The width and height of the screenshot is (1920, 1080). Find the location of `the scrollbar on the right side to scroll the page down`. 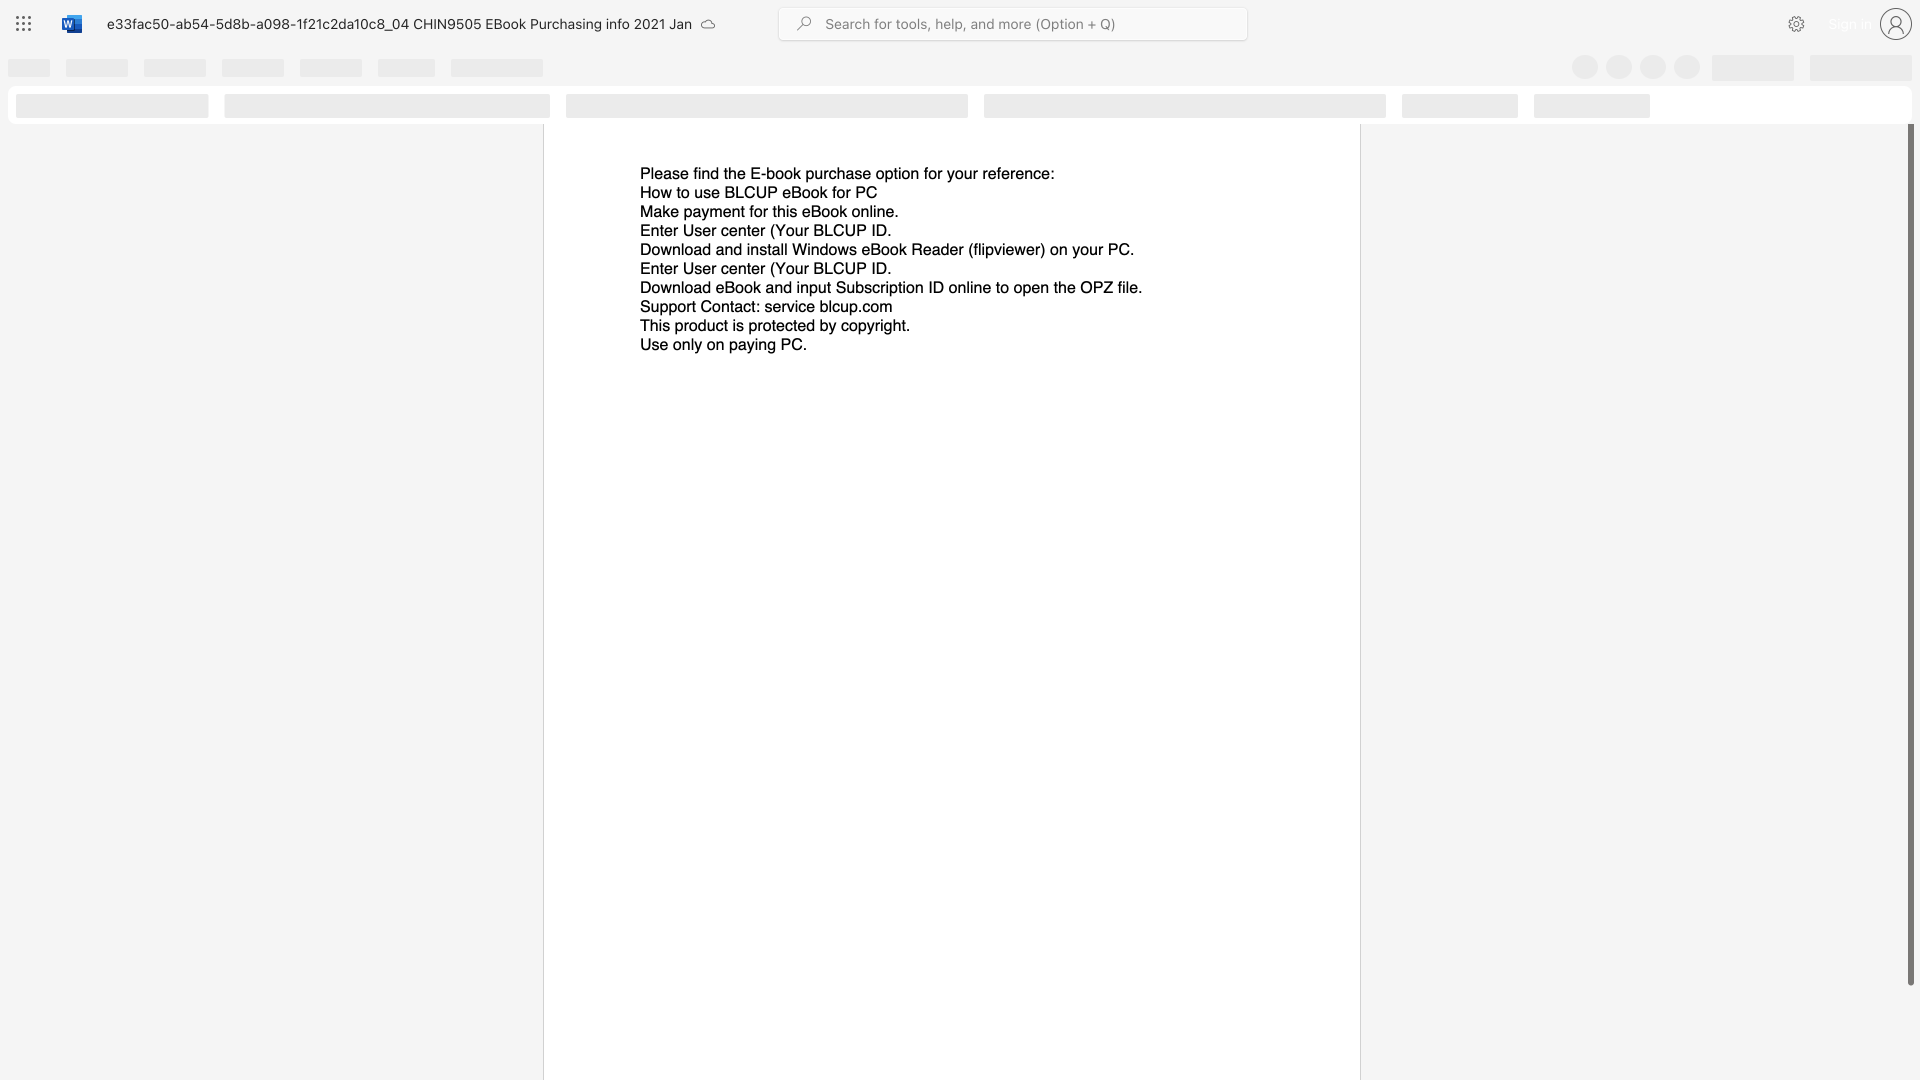

the scrollbar on the right side to scroll the page down is located at coordinates (1909, 1068).